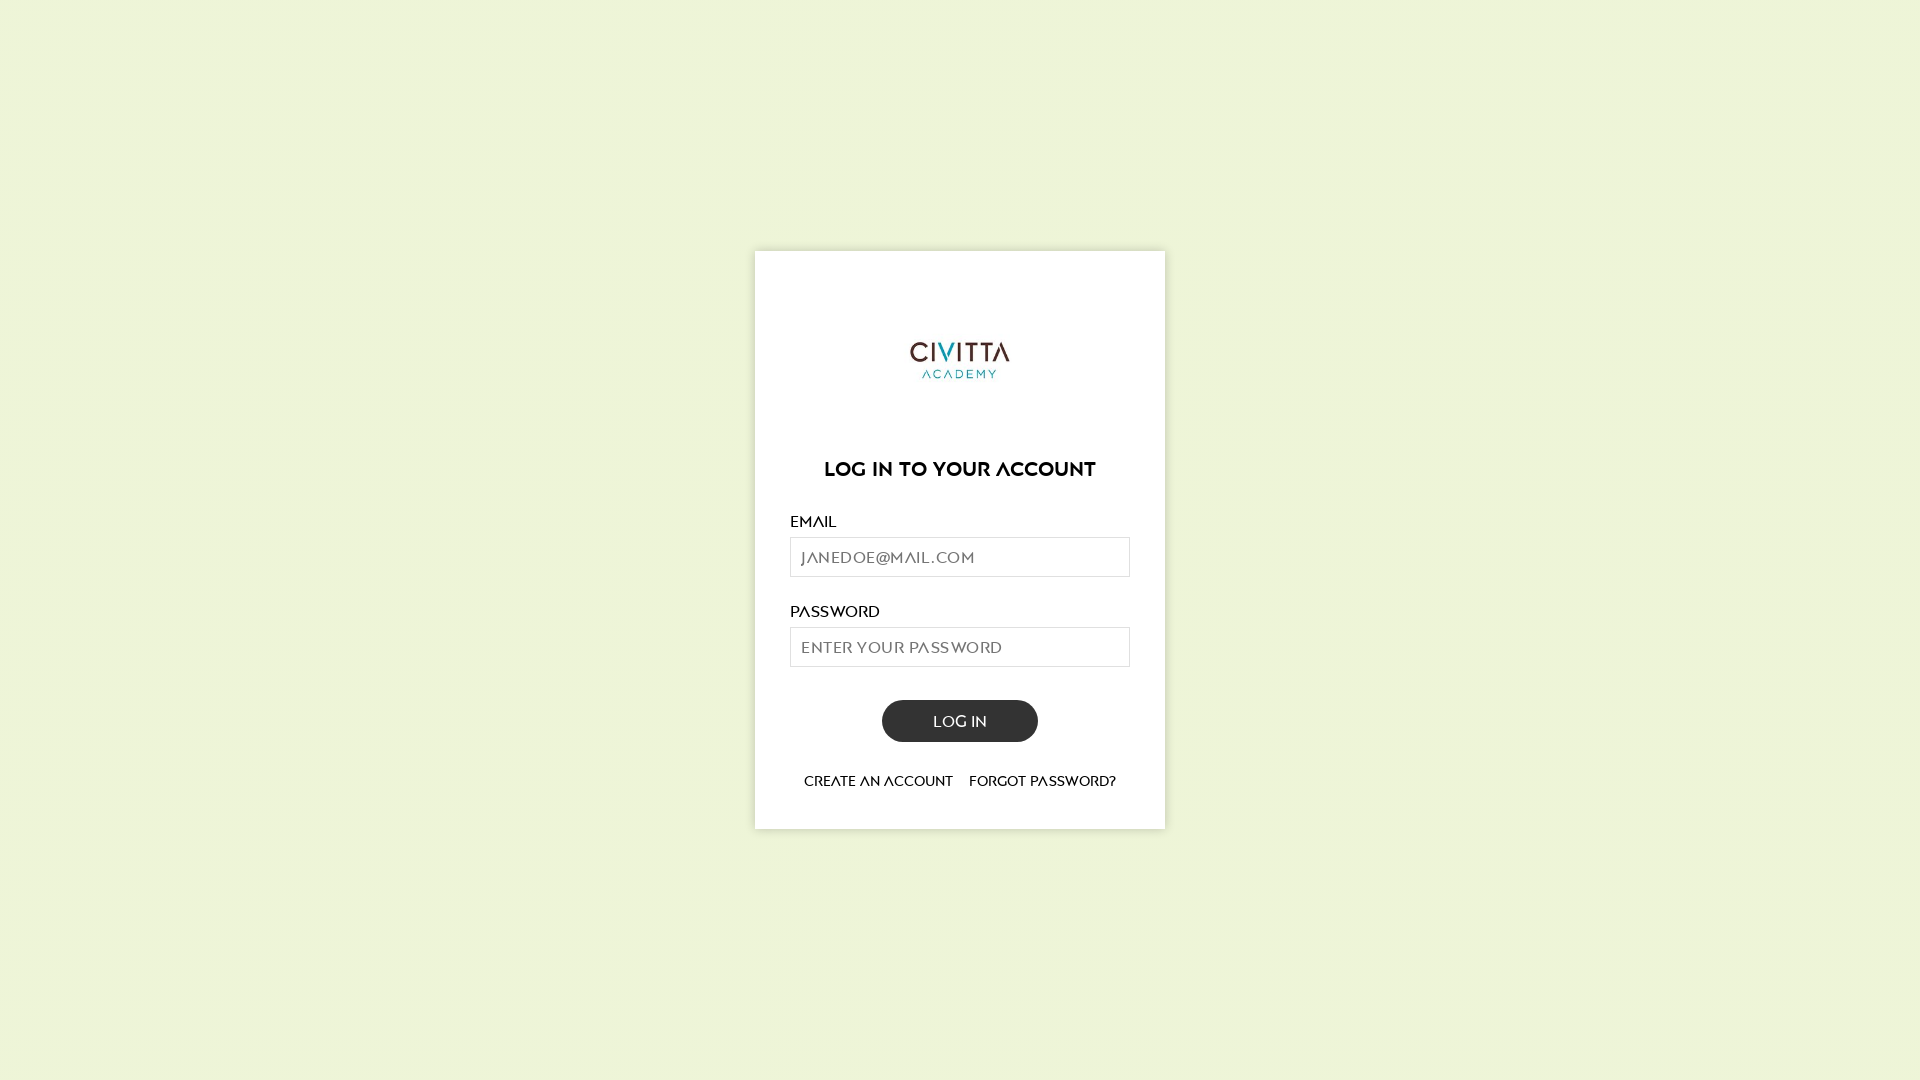  What do you see at coordinates (1041, 779) in the screenshot?
I see `'Forgot password?'` at bounding box center [1041, 779].